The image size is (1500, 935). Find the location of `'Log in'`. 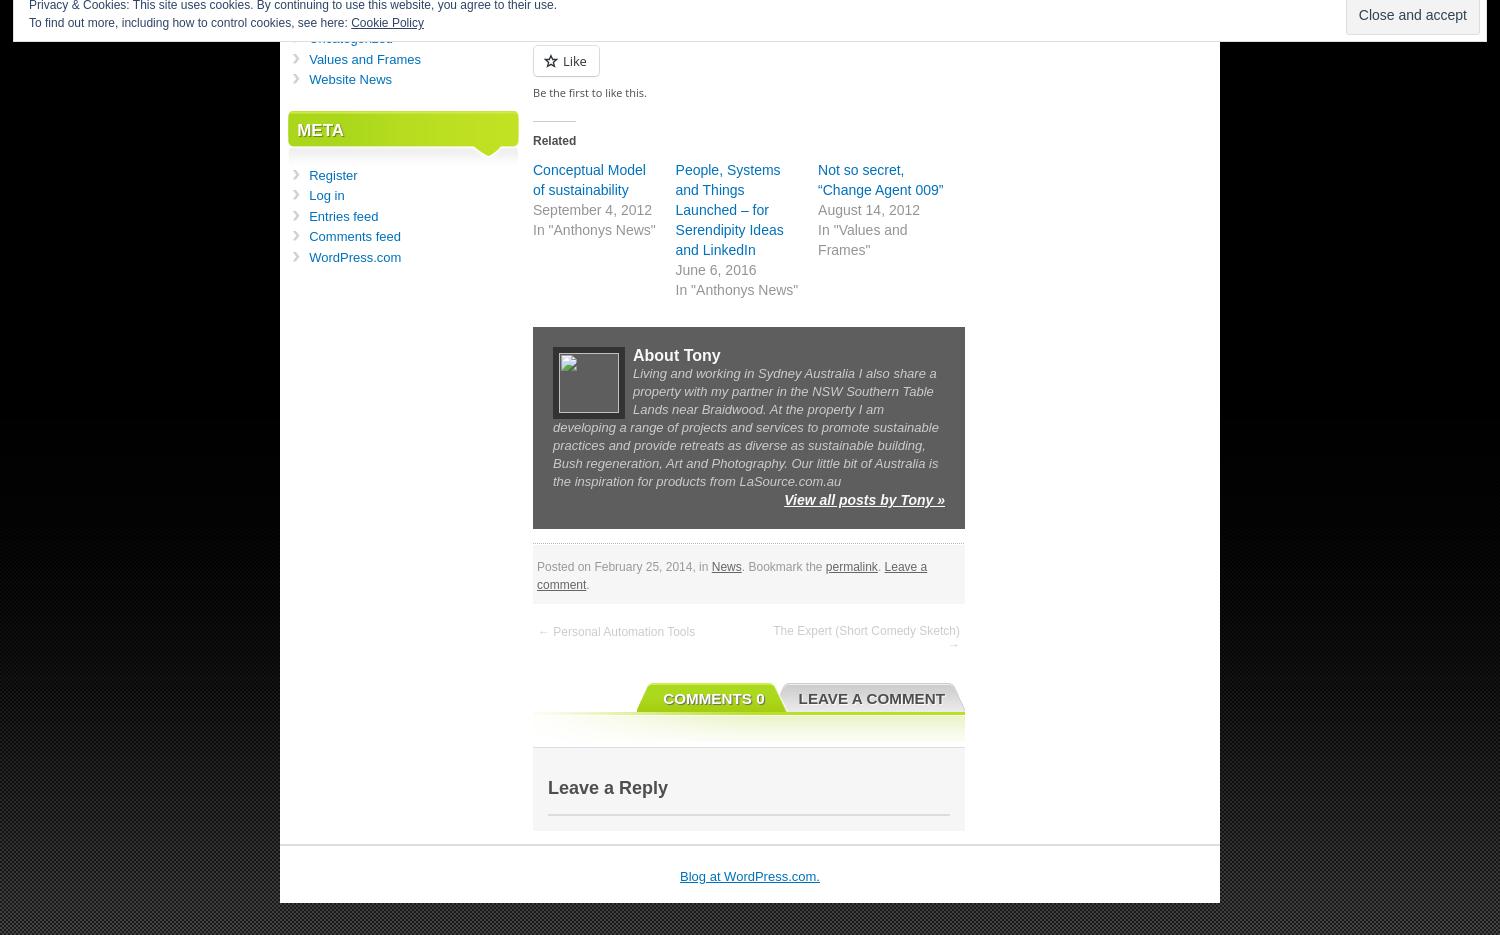

'Log in' is located at coordinates (325, 194).